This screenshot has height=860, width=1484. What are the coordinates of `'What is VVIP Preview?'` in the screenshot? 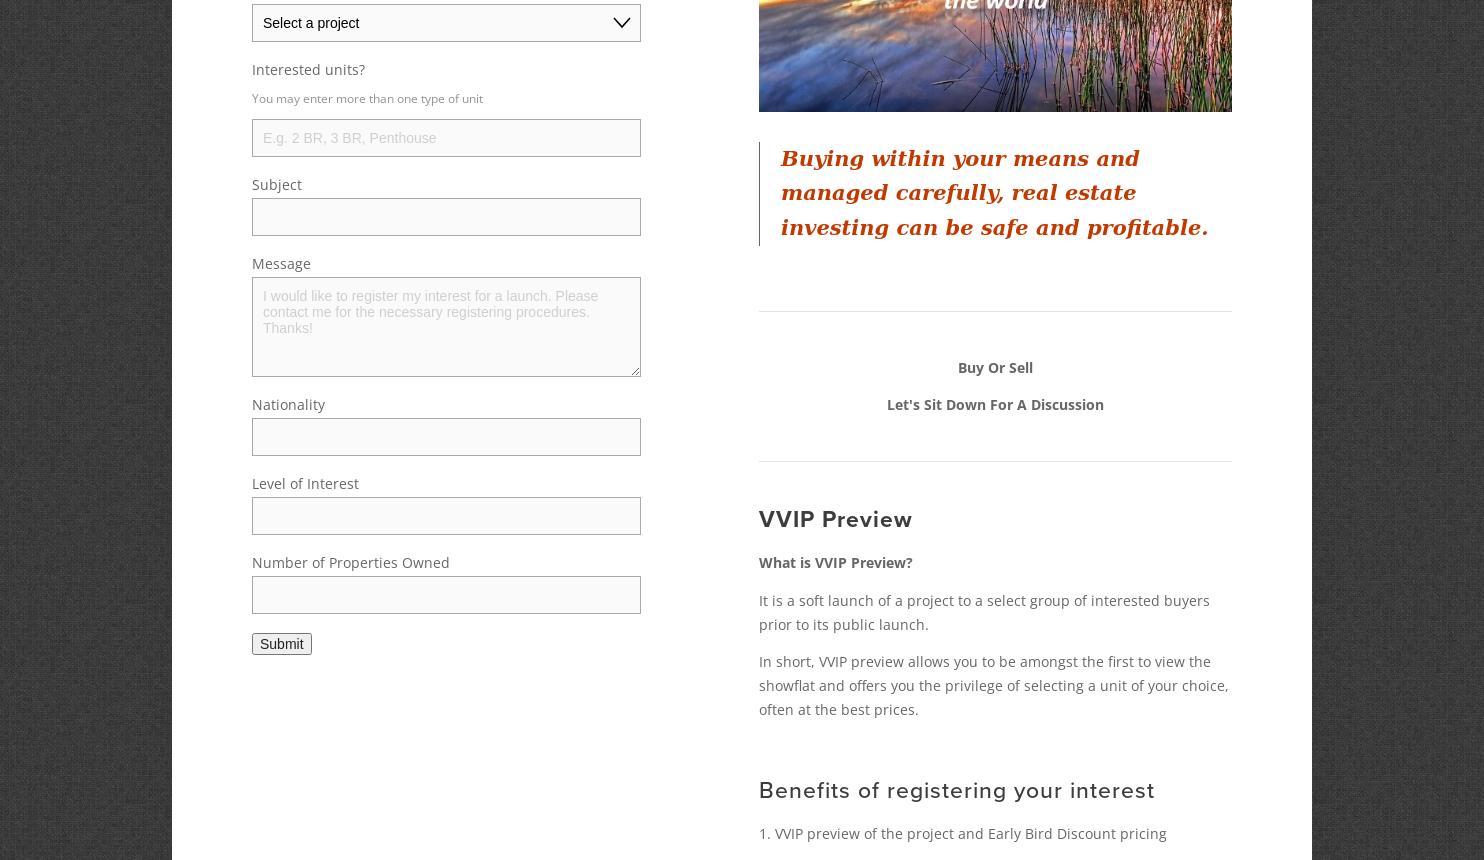 It's located at (758, 562).